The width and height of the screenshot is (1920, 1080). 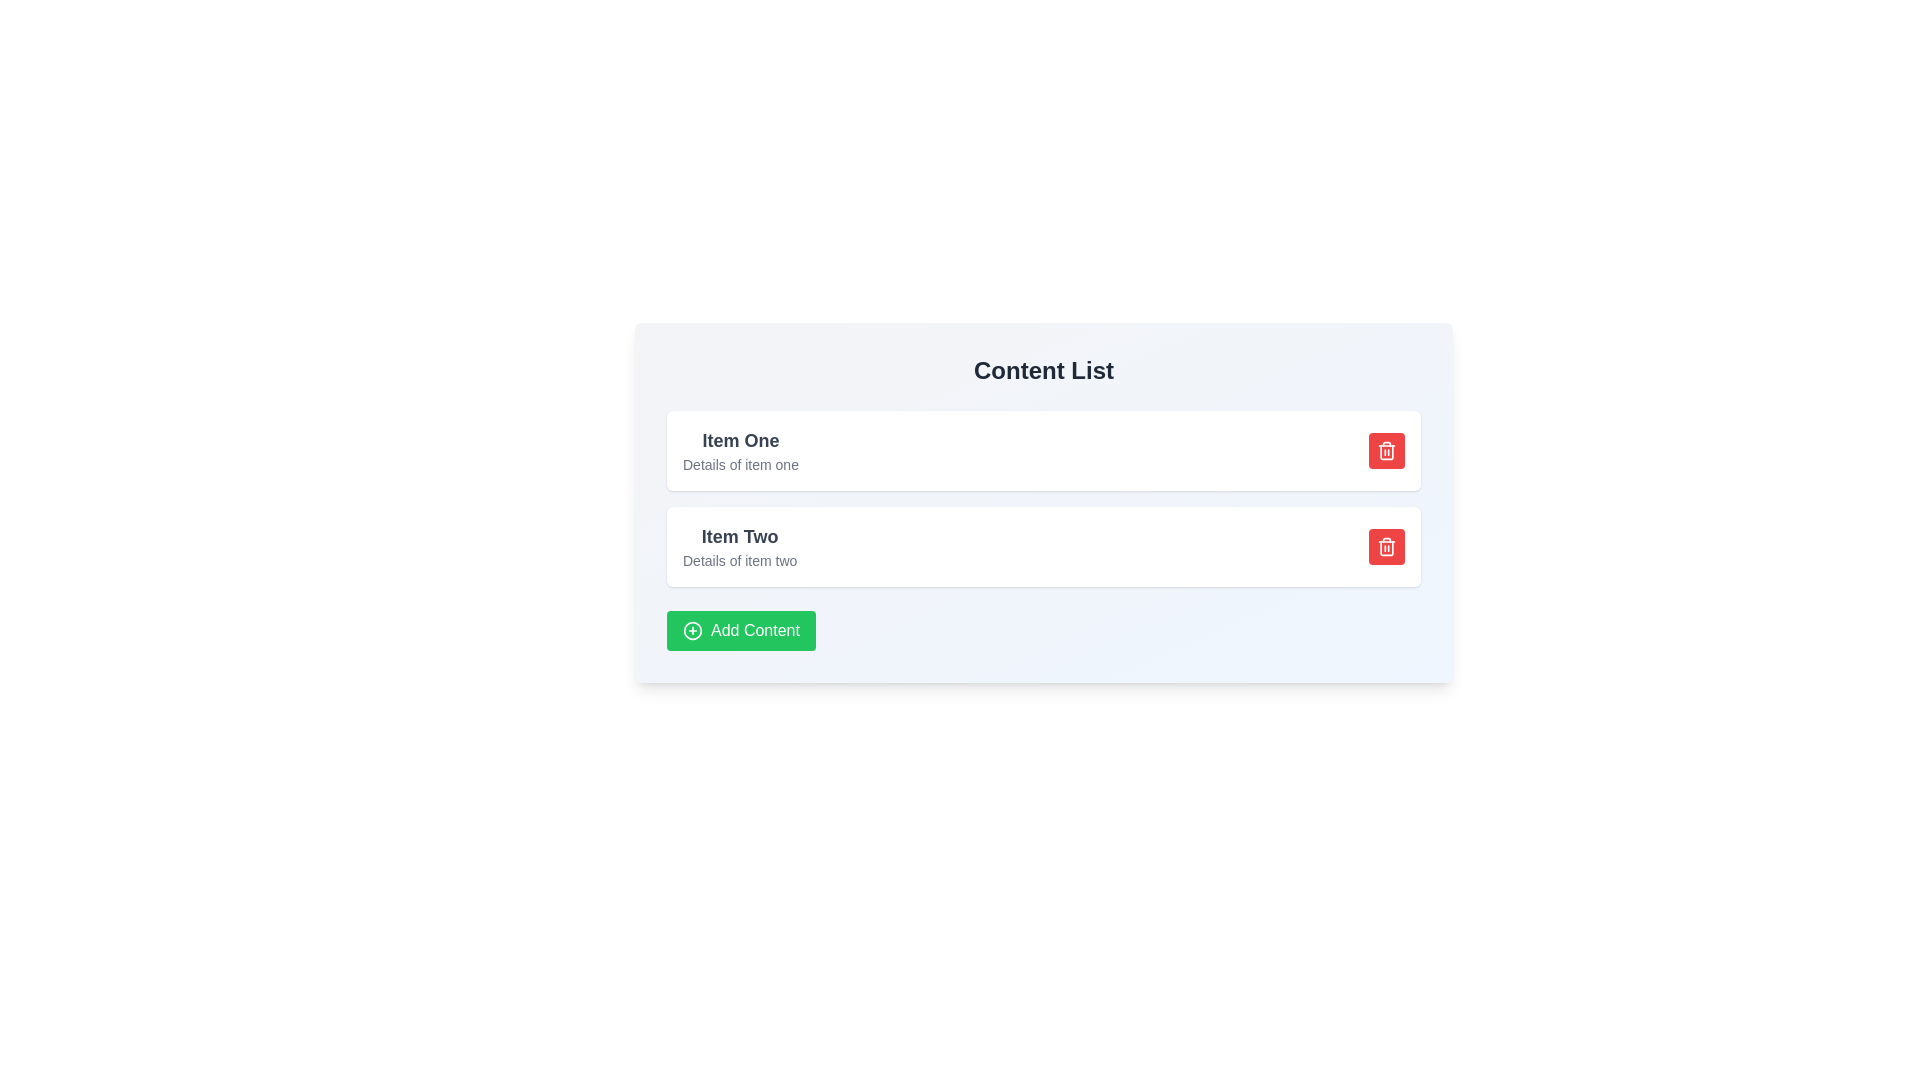 I want to click on the text block displaying 'Item Two', which is styled in bold, larger dark gray text, located in the second item of the 'Content List', so click(x=739, y=535).